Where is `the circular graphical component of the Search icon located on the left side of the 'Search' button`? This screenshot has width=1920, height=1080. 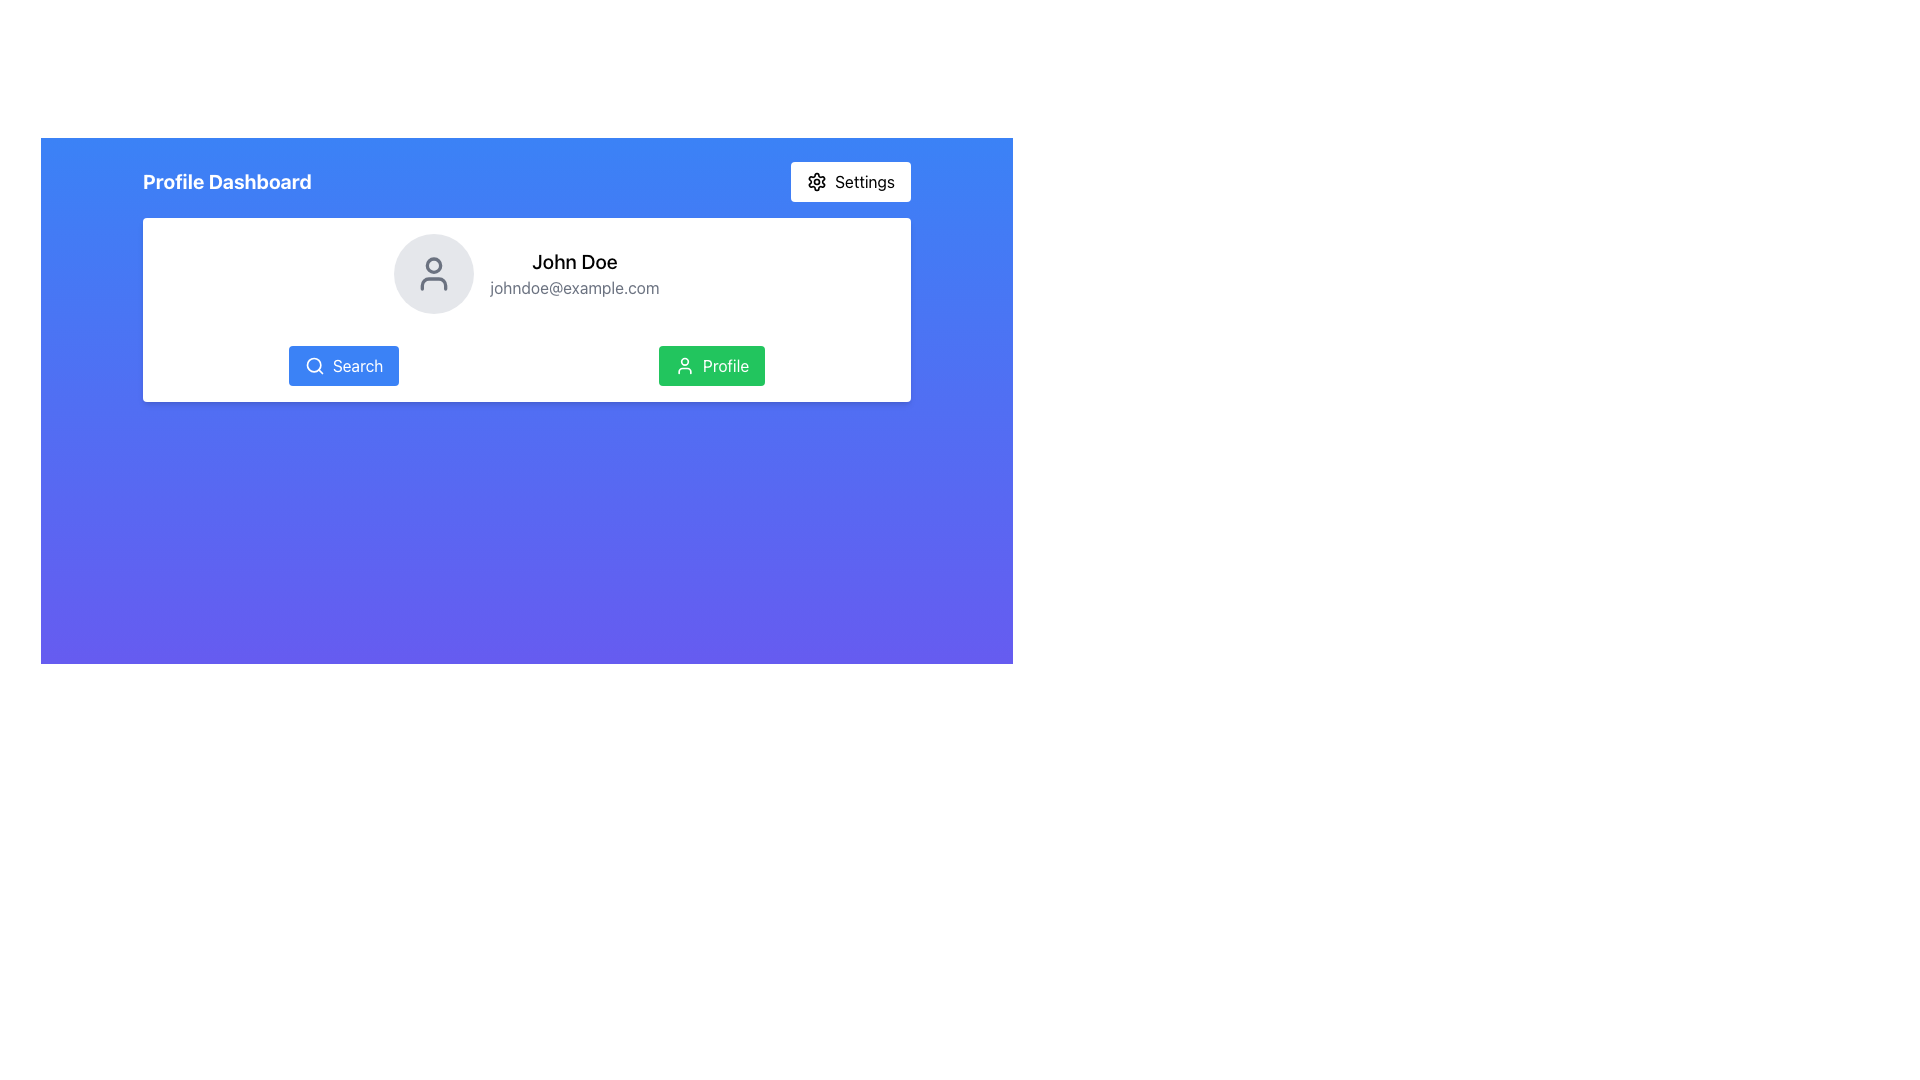 the circular graphical component of the Search icon located on the left side of the 'Search' button is located at coordinates (312, 365).